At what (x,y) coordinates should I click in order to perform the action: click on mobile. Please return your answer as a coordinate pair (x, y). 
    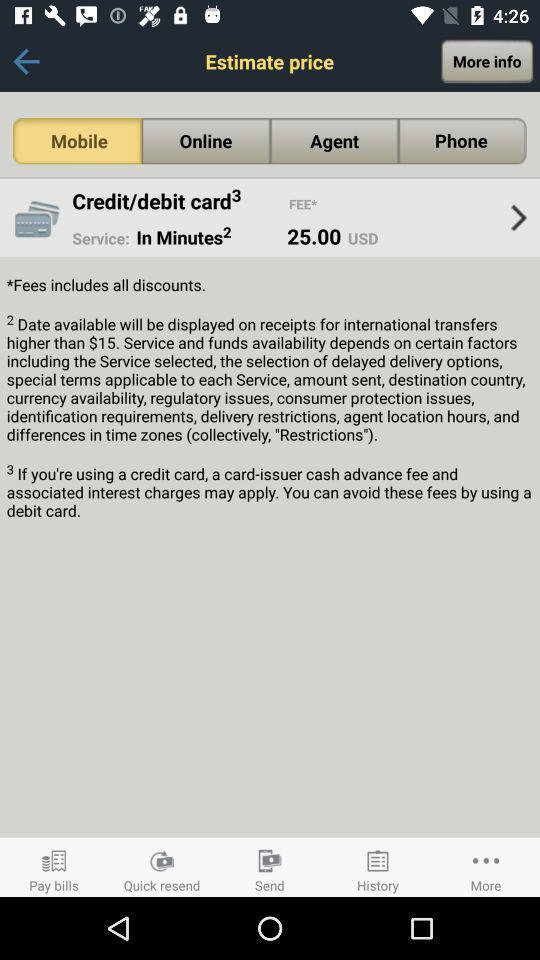
    Looking at the image, I should click on (76, 140).